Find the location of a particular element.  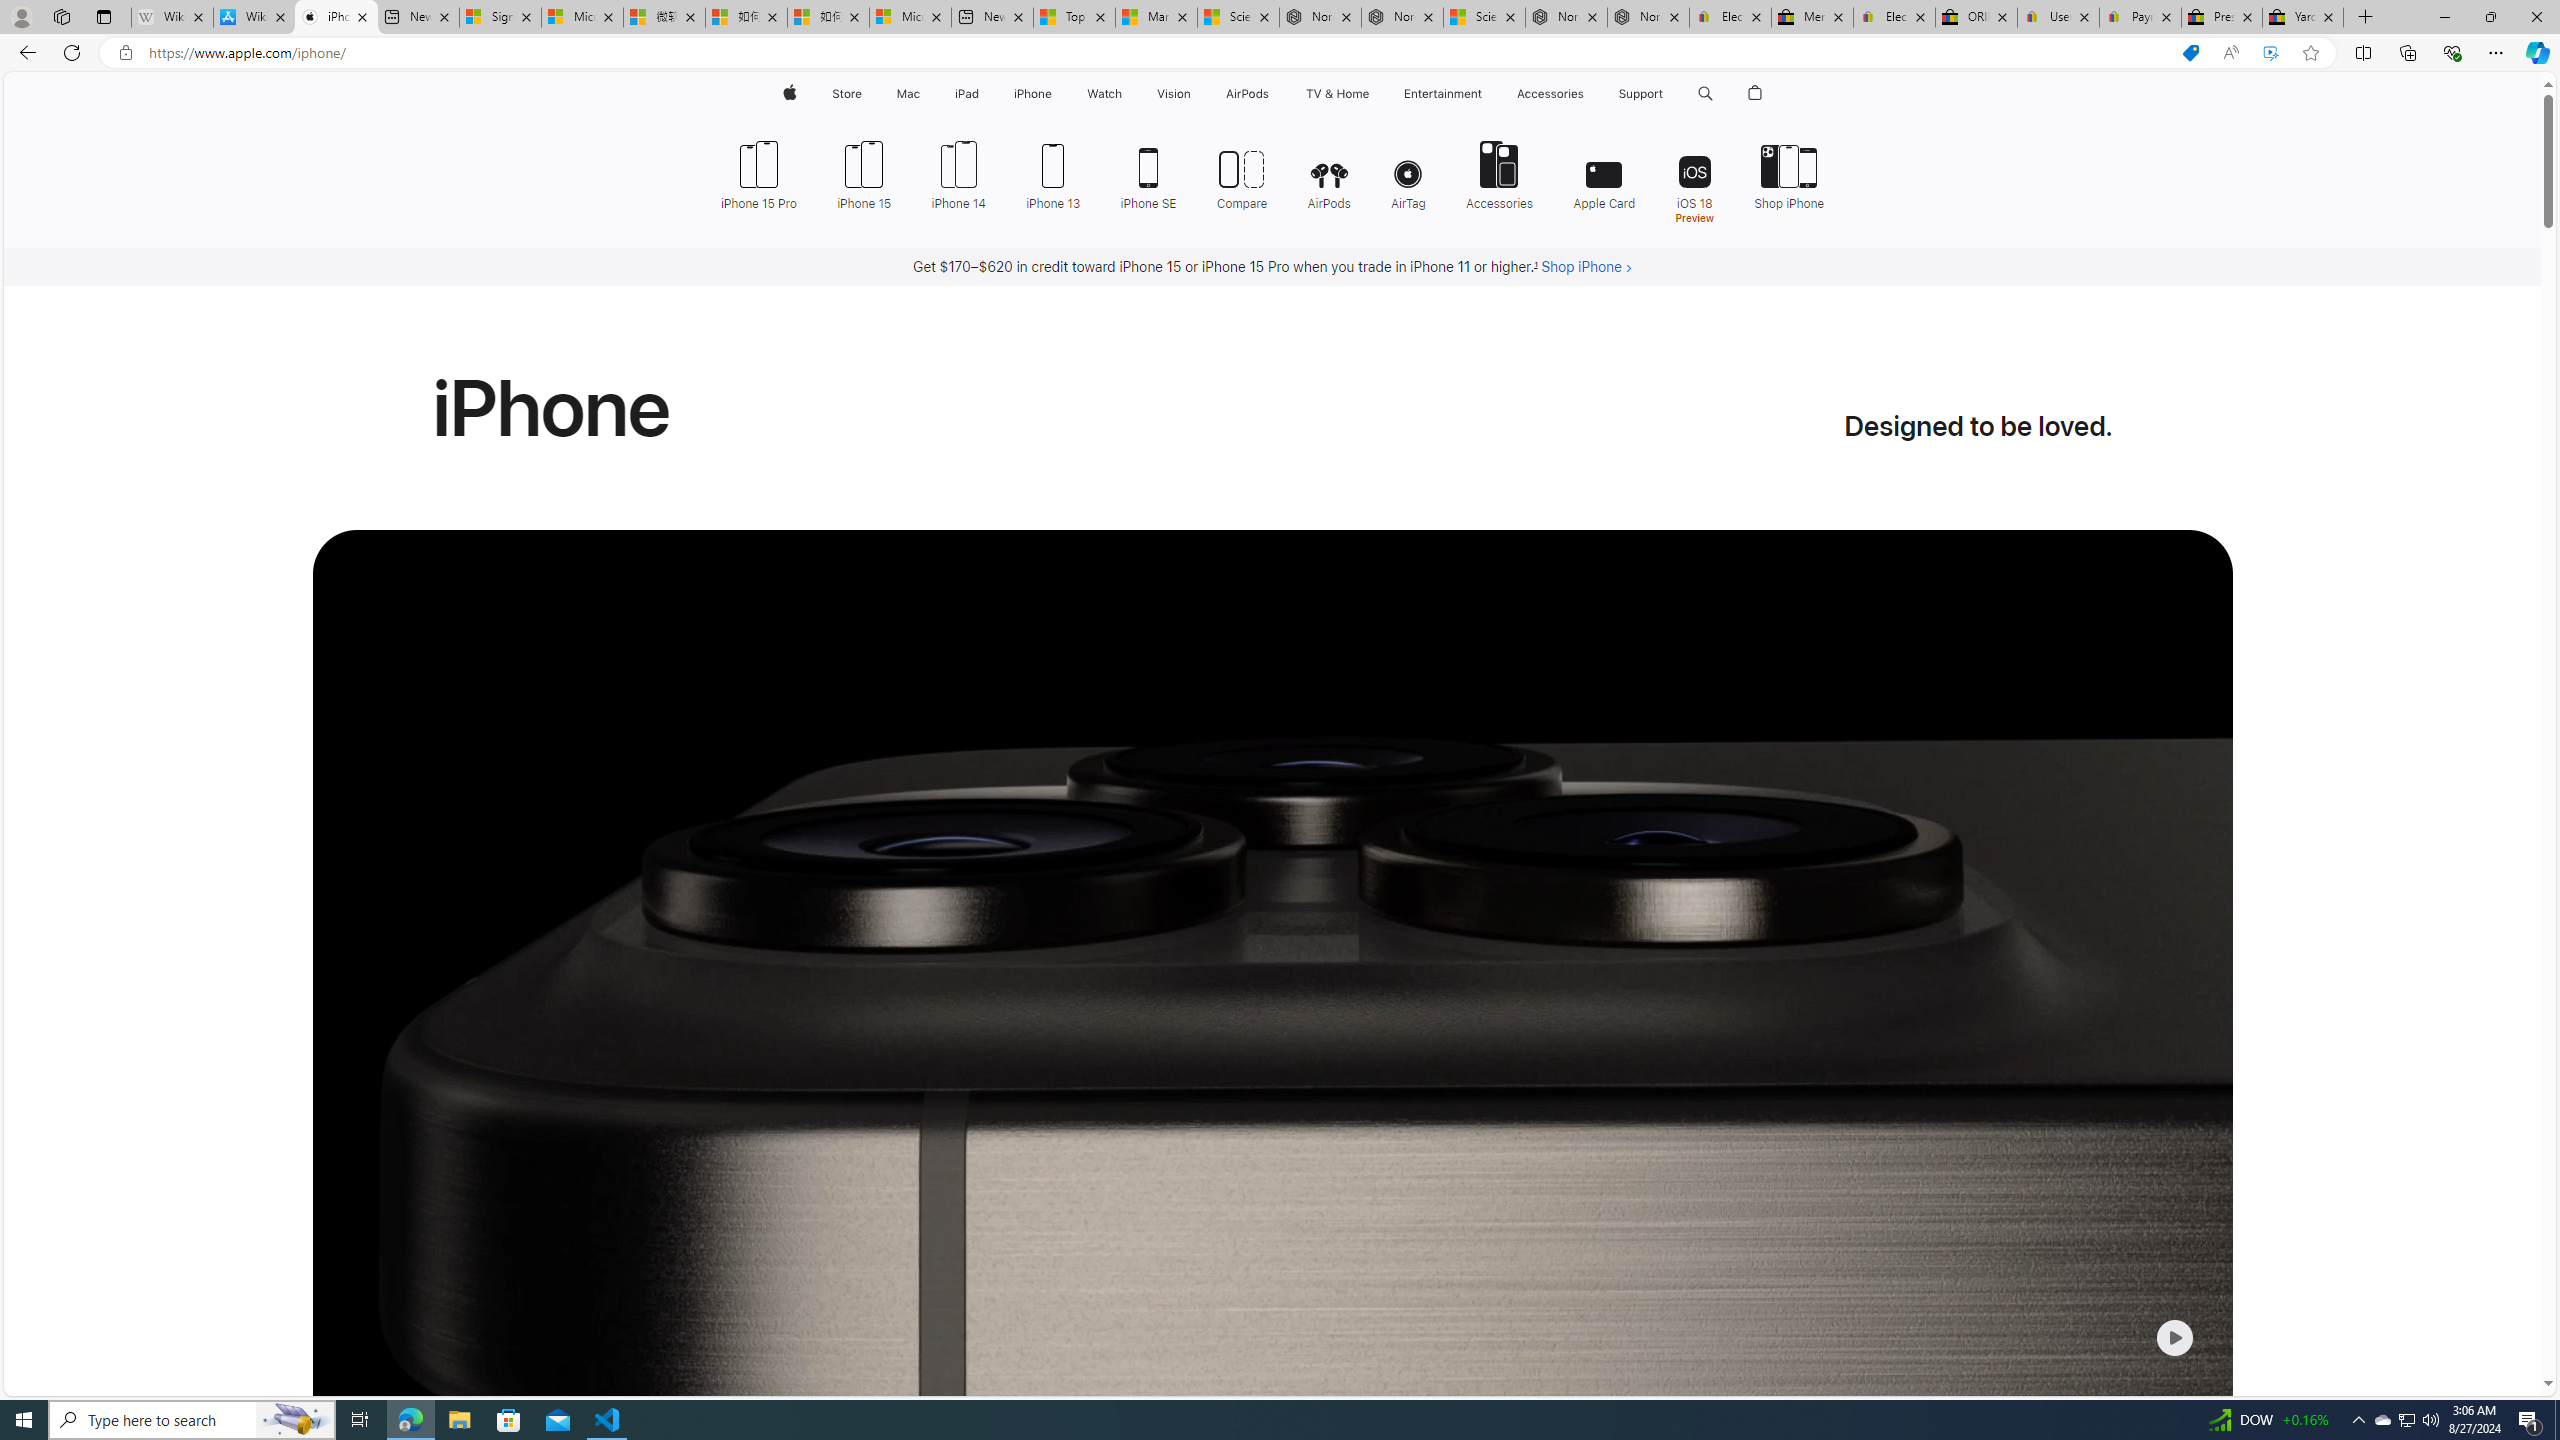

'Search apple.com' is located at coordinates (1705, 93).